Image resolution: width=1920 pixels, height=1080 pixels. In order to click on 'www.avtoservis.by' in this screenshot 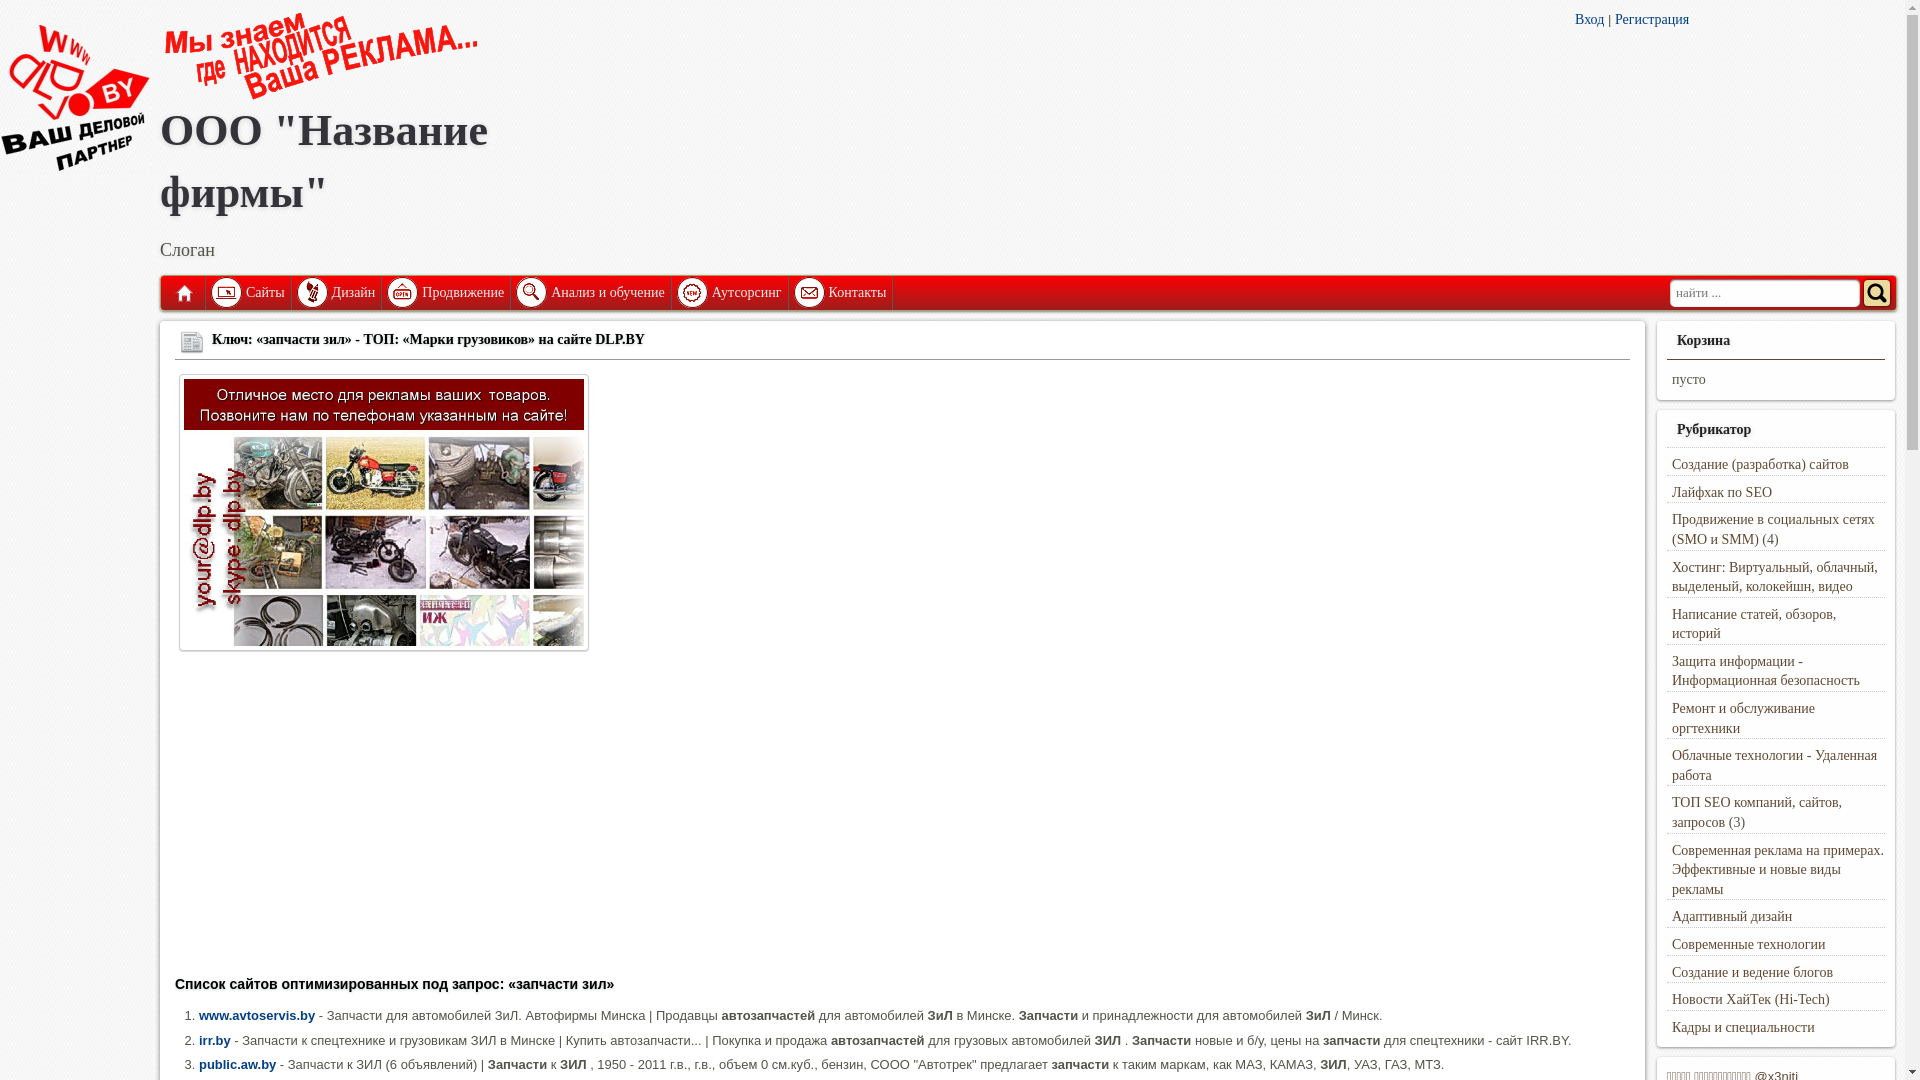, I will do `click(256, 1015)`.